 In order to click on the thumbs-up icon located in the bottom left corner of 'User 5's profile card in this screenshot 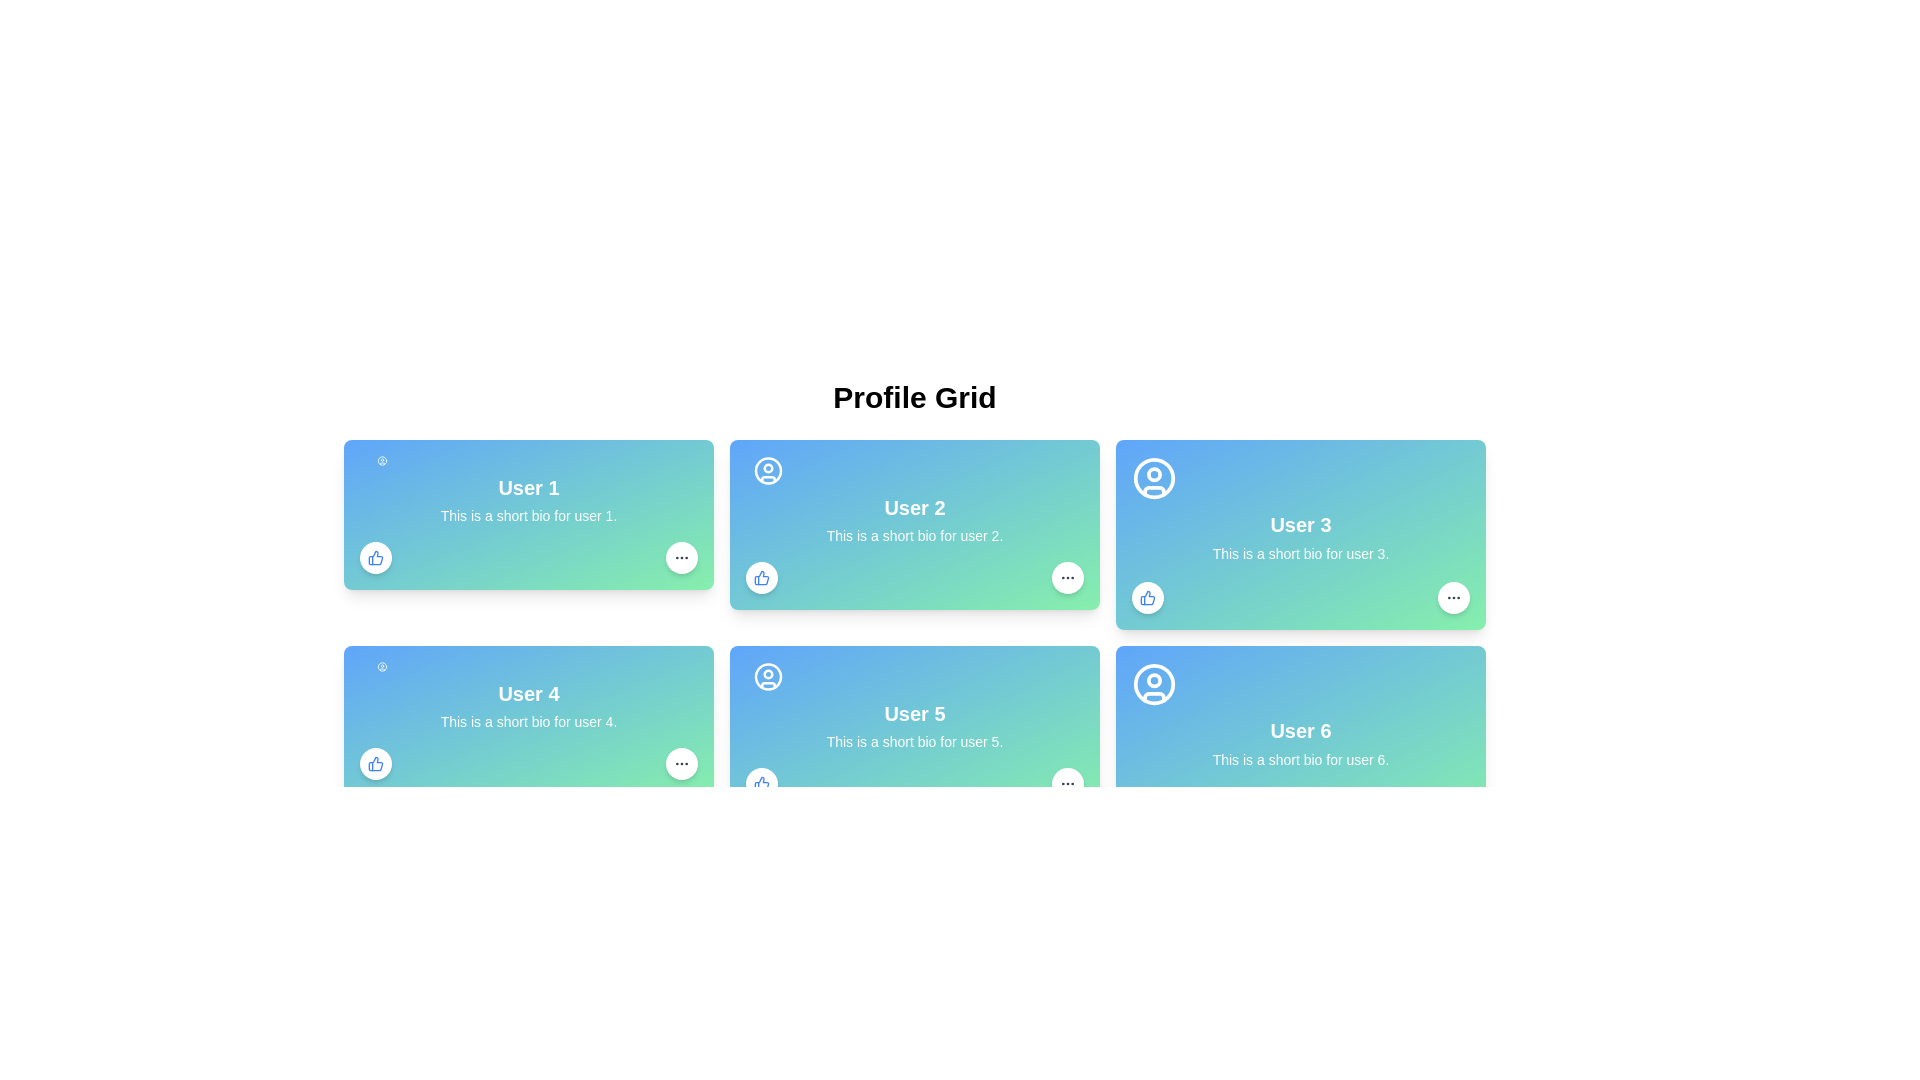, I will do `click(760, 782)`.